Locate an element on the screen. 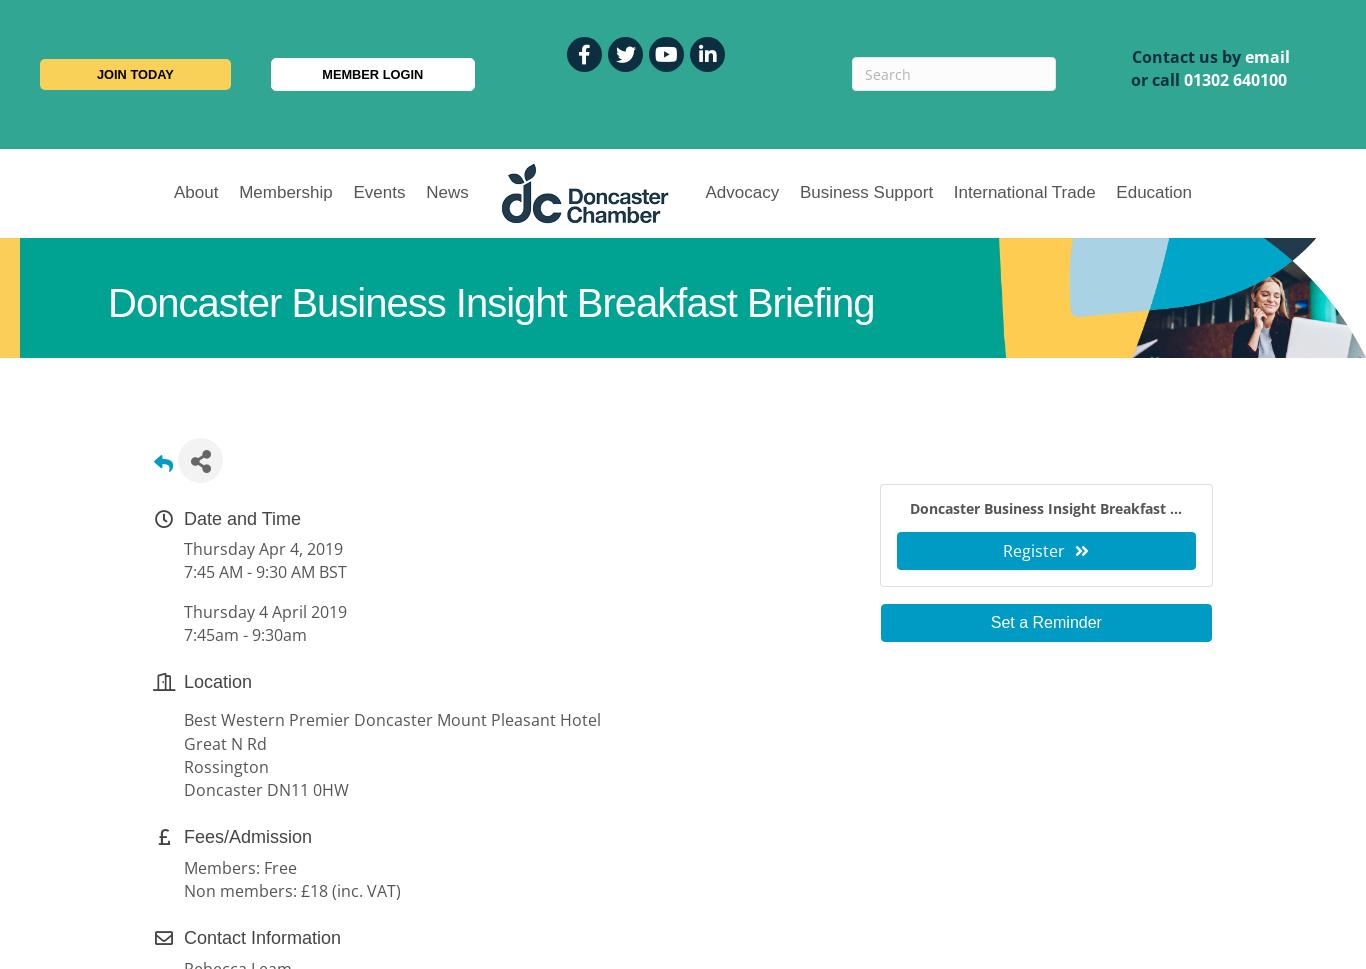 The width and height of the screenshot is (1366, 969). 'all' is located at coordinates (1170, 79).